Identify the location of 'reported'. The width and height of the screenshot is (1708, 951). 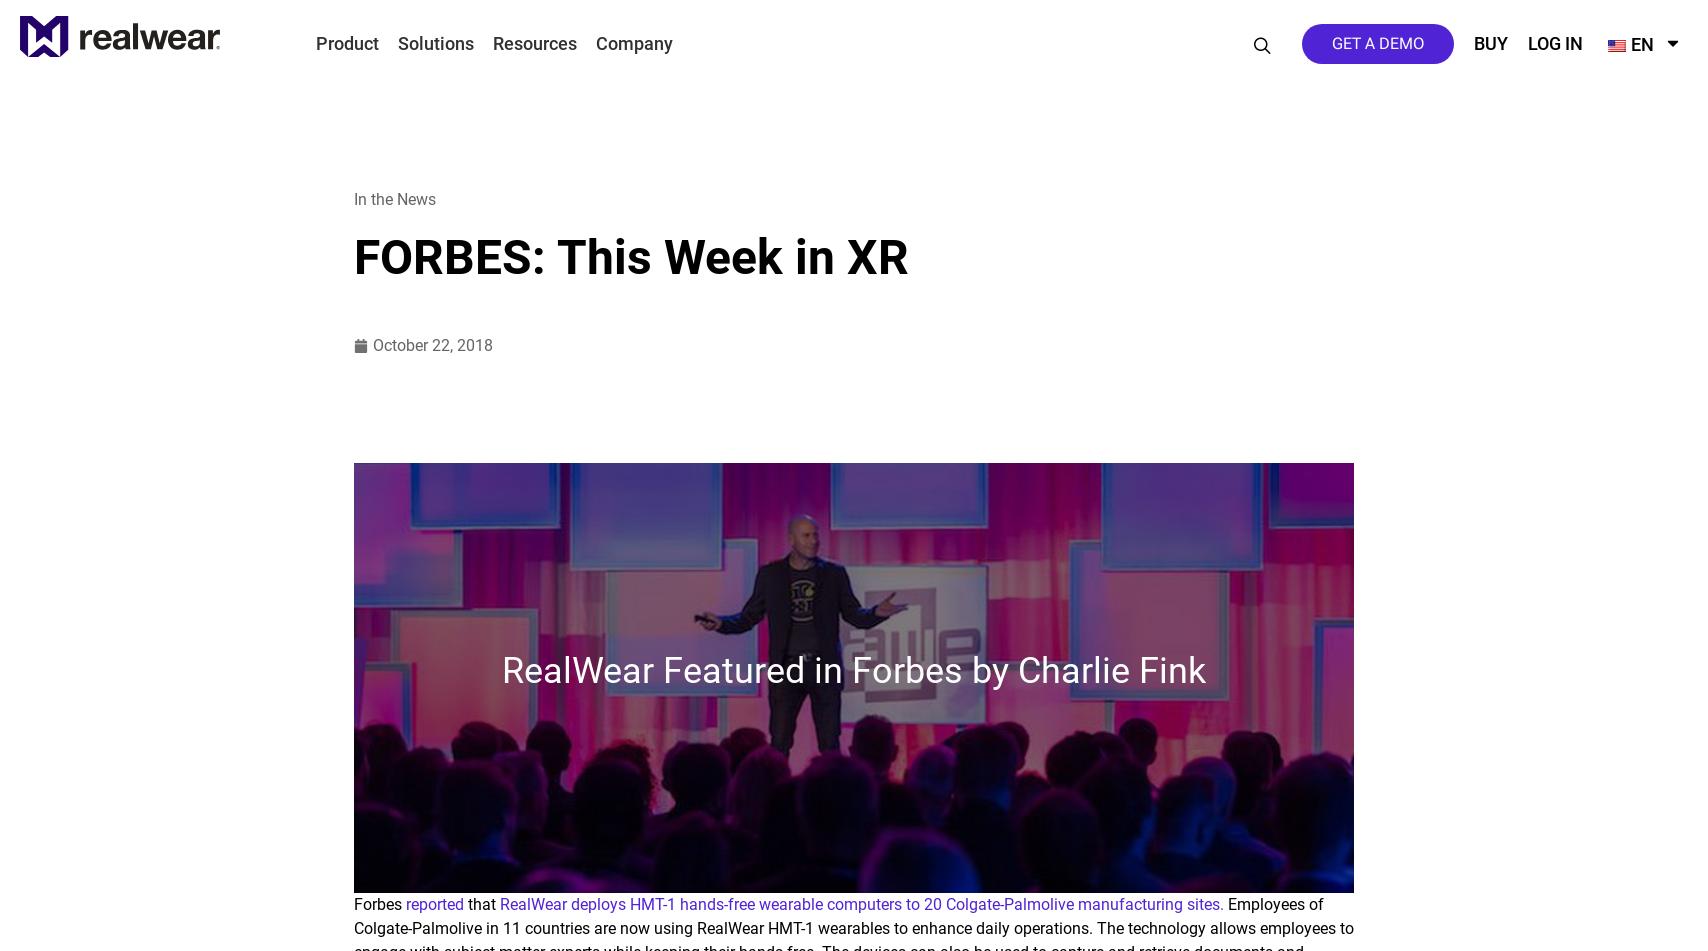
(435, 903).